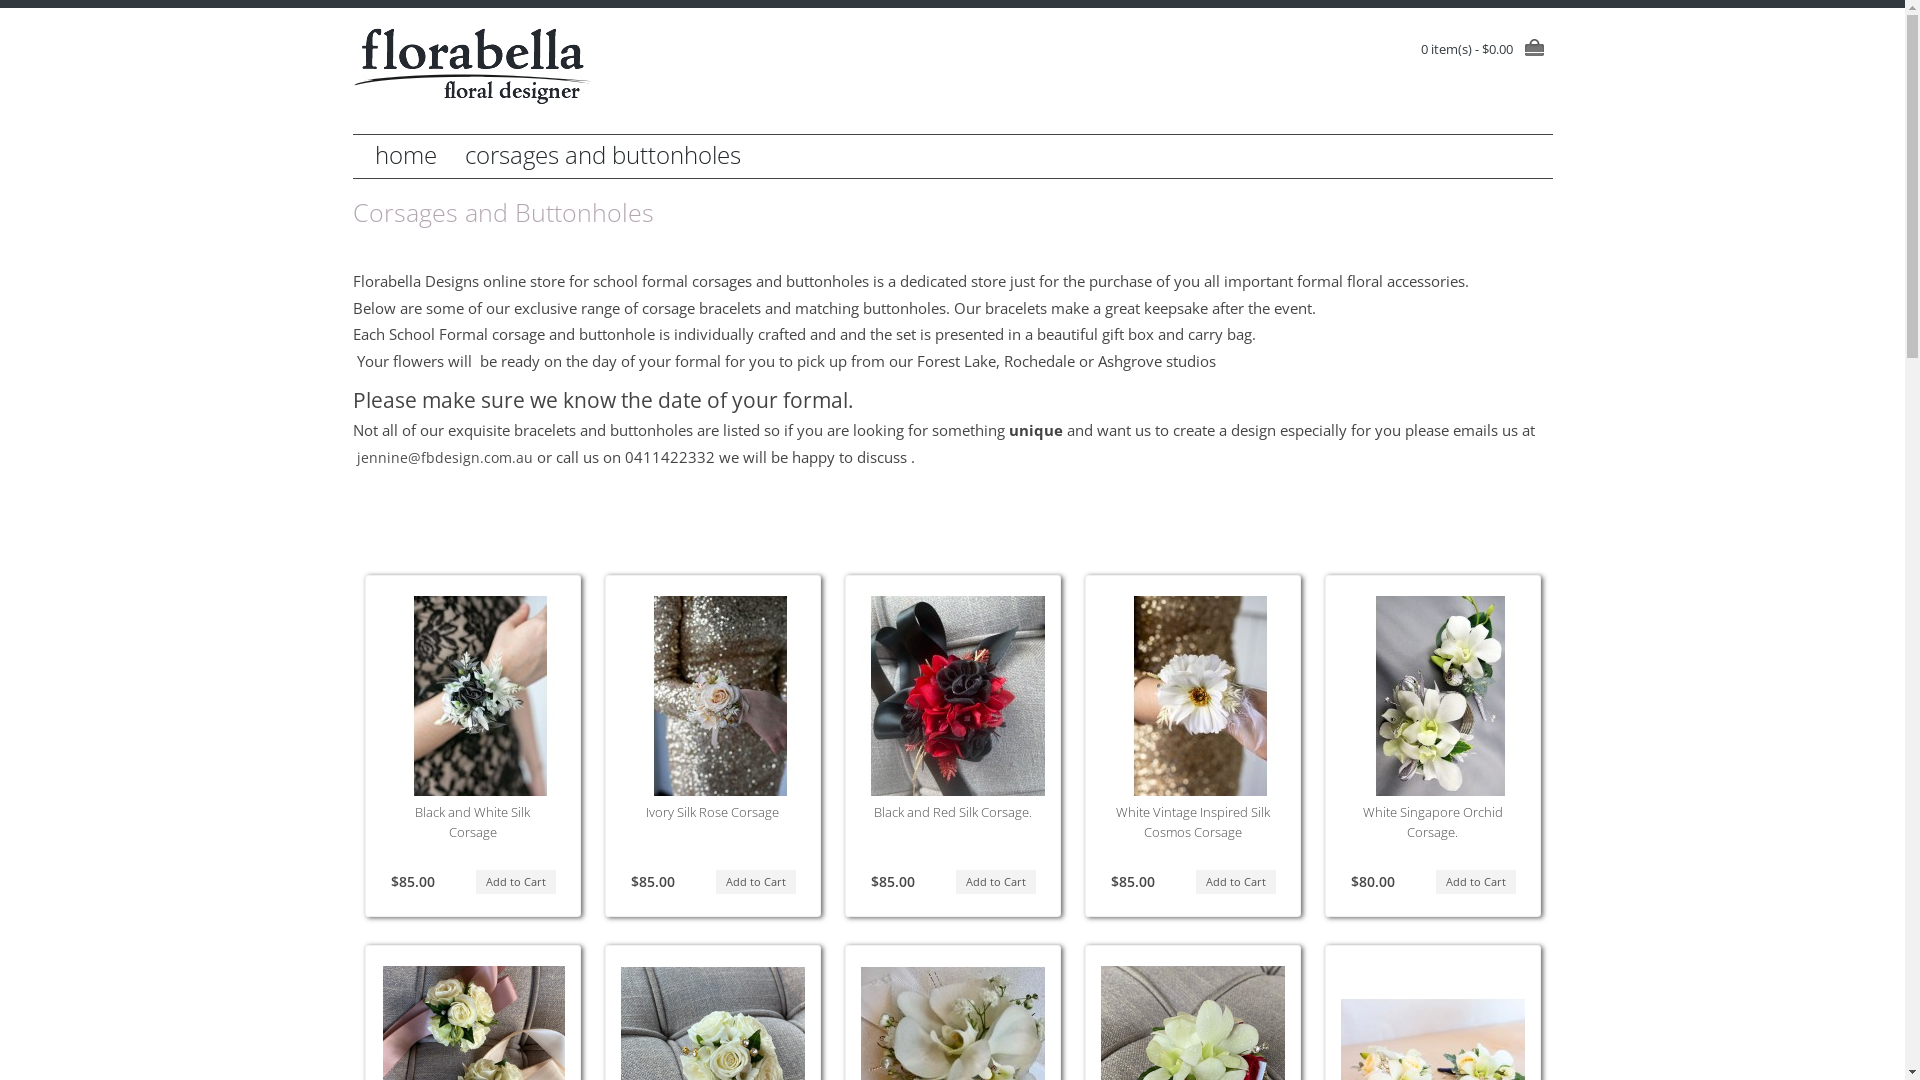 The height and width of the screenshot is (1080, 1920). Describe the element at coordinates (470, 64) in the screenshot. I see `'Florabella Design'` at that location.